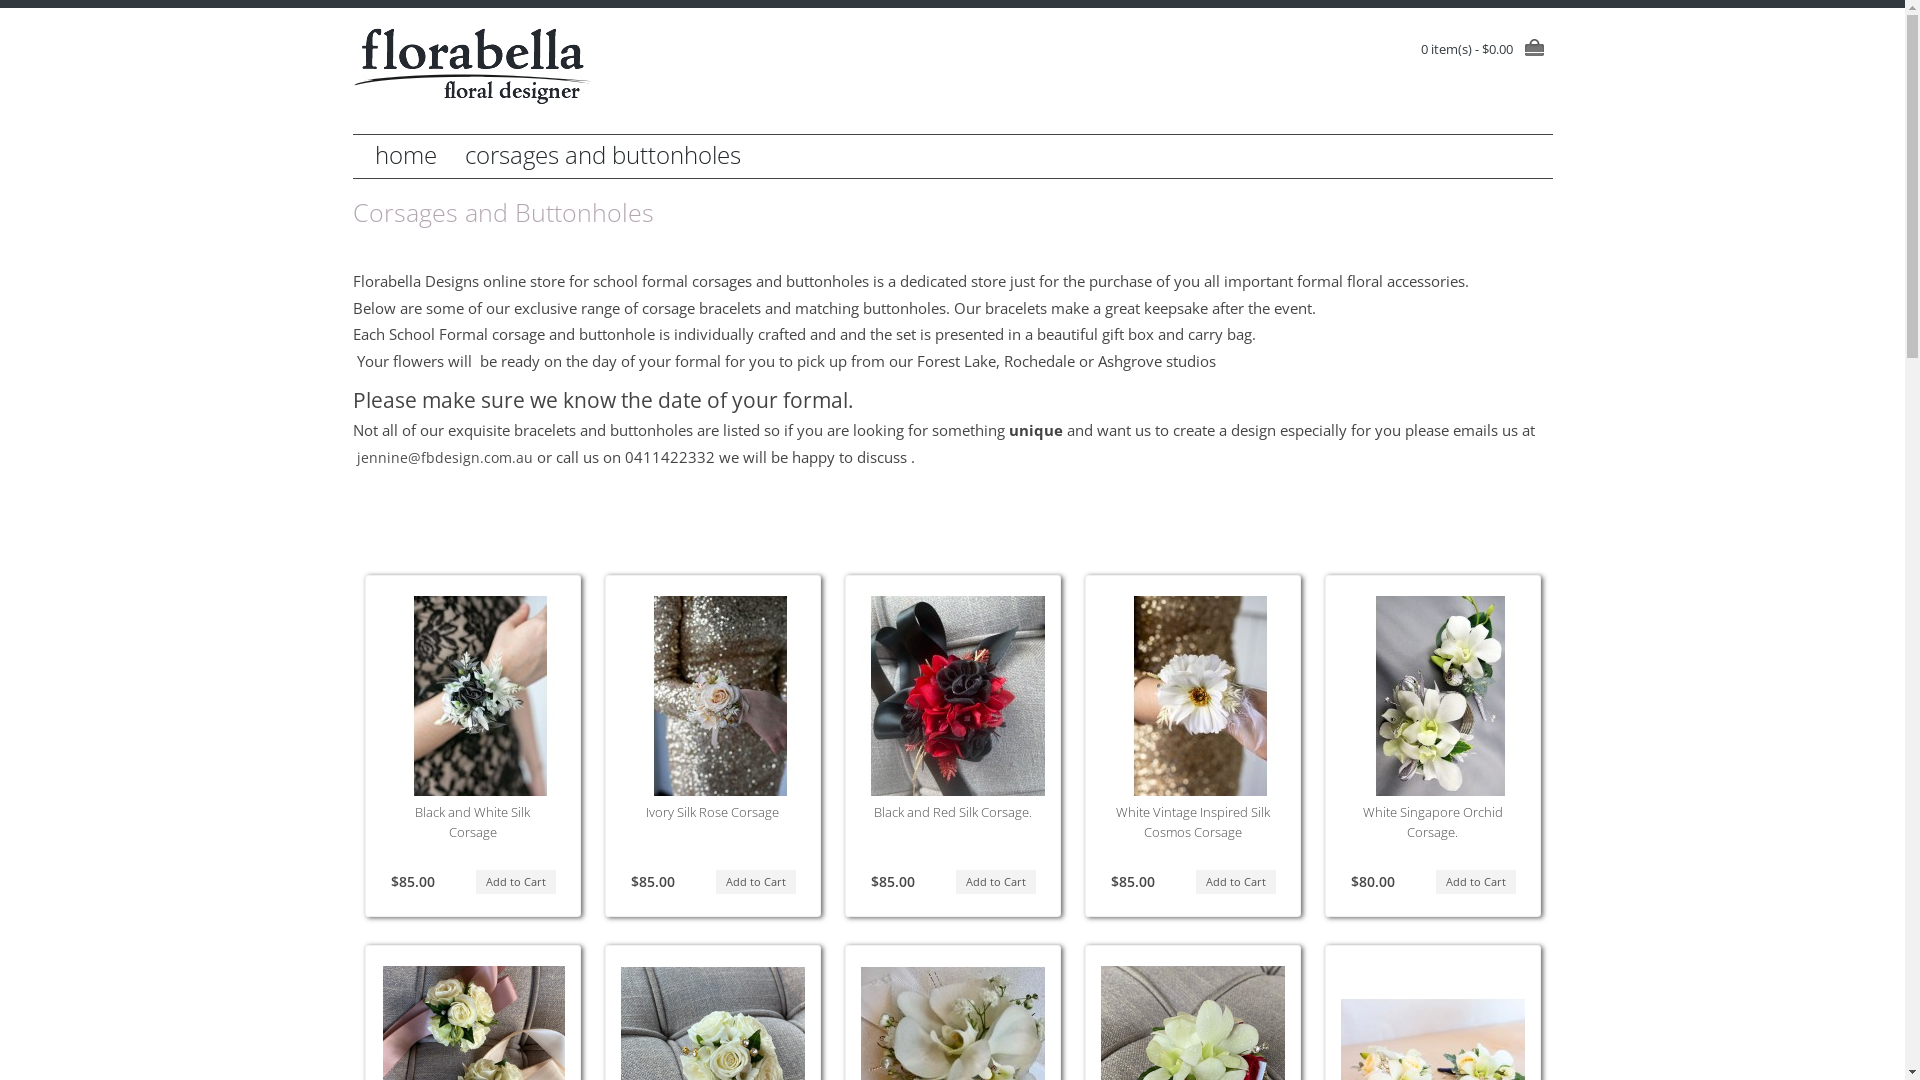 The height and width of the screenshot is (1080, 1920). Describe the element at coordinates (470, 64) in the screenshot. I see `'Florabella Design'` at that location.